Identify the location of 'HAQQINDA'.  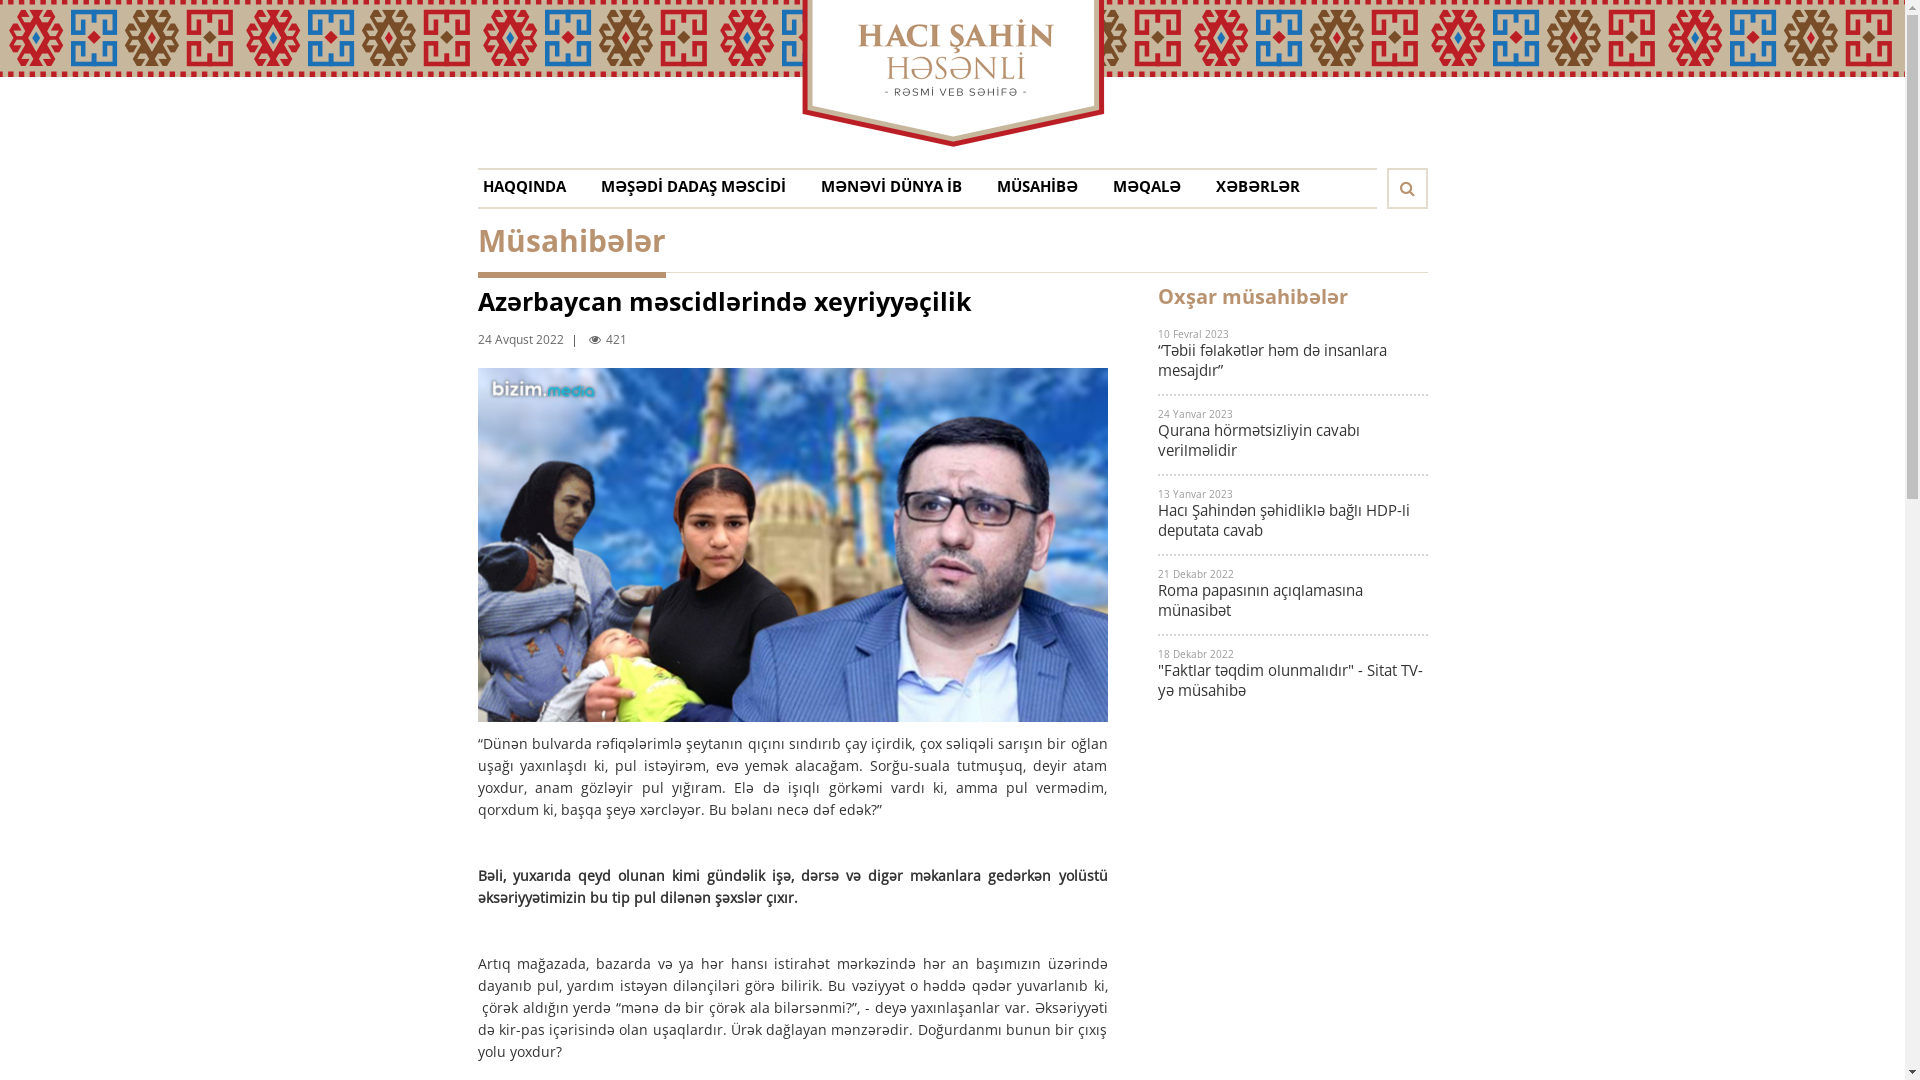
(523, 191).